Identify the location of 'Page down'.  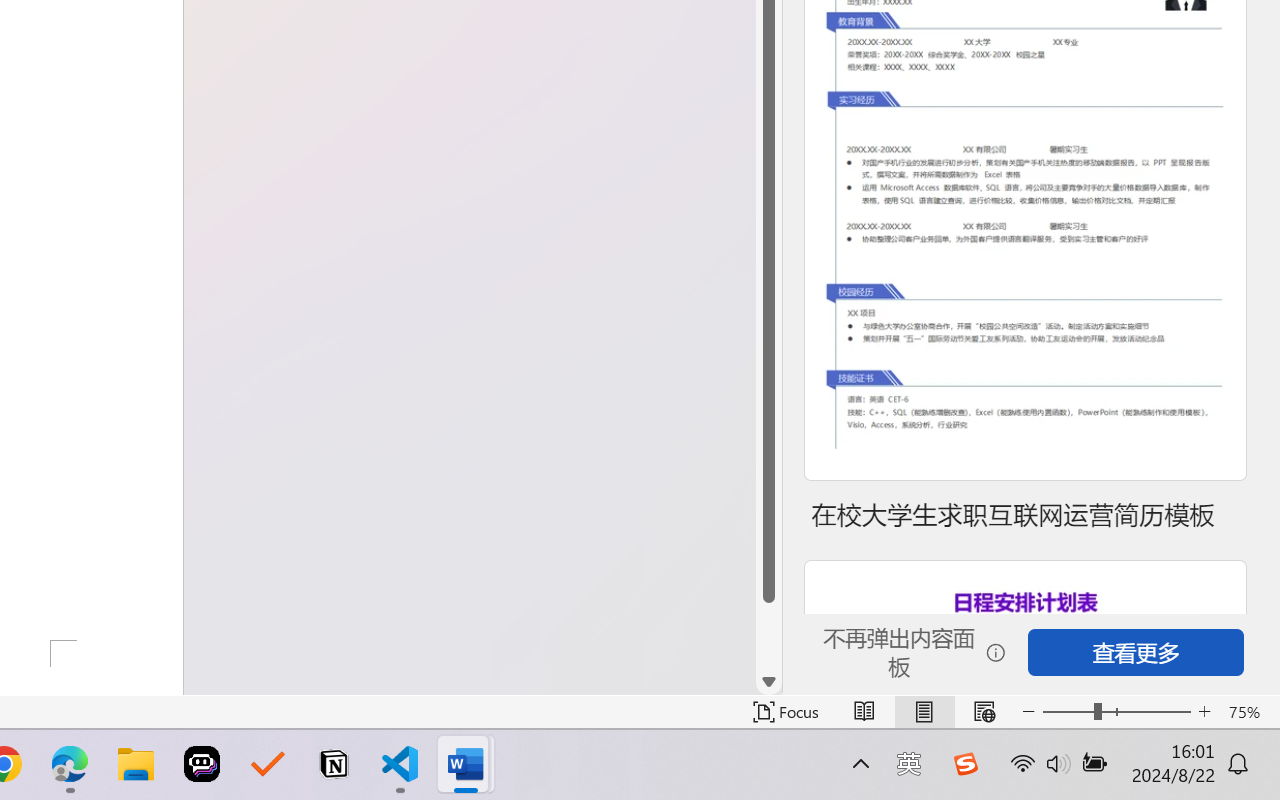
(768, 635).